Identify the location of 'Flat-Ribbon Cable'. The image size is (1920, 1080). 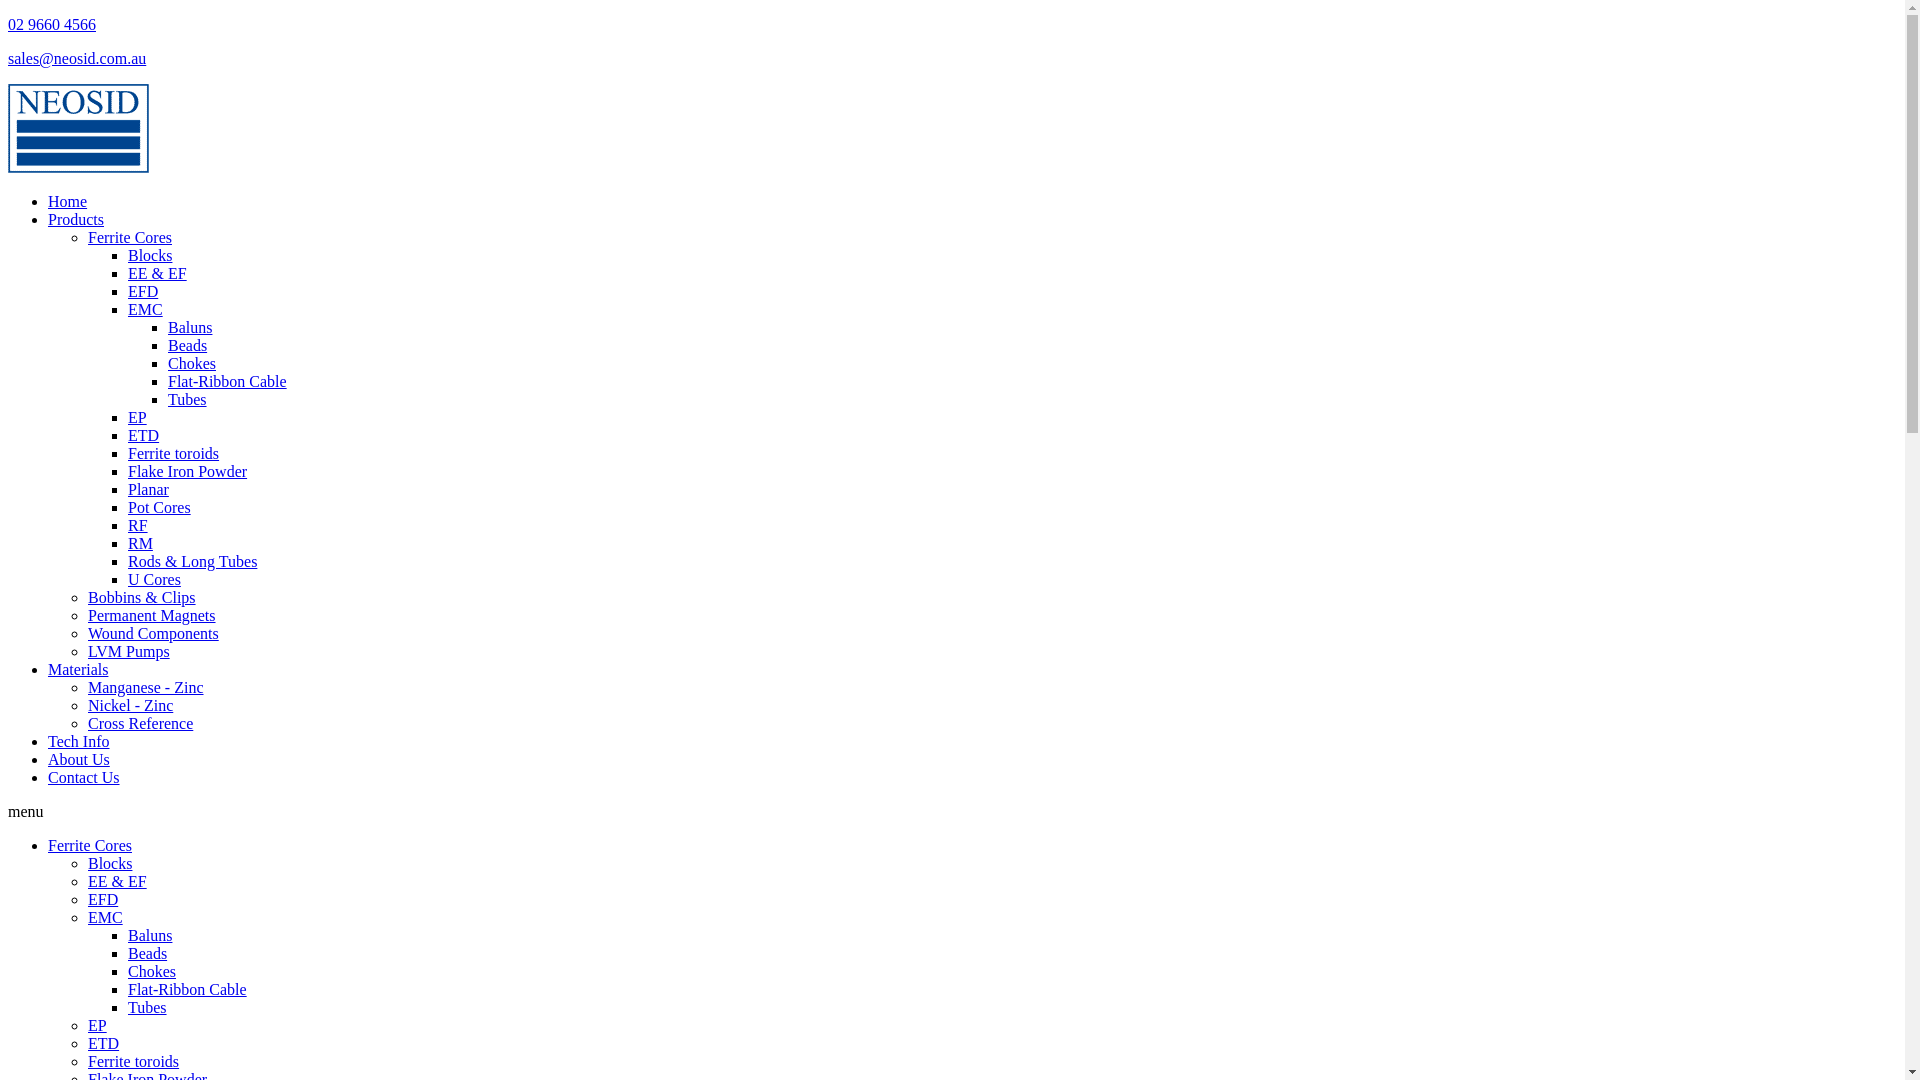
(187, 988).